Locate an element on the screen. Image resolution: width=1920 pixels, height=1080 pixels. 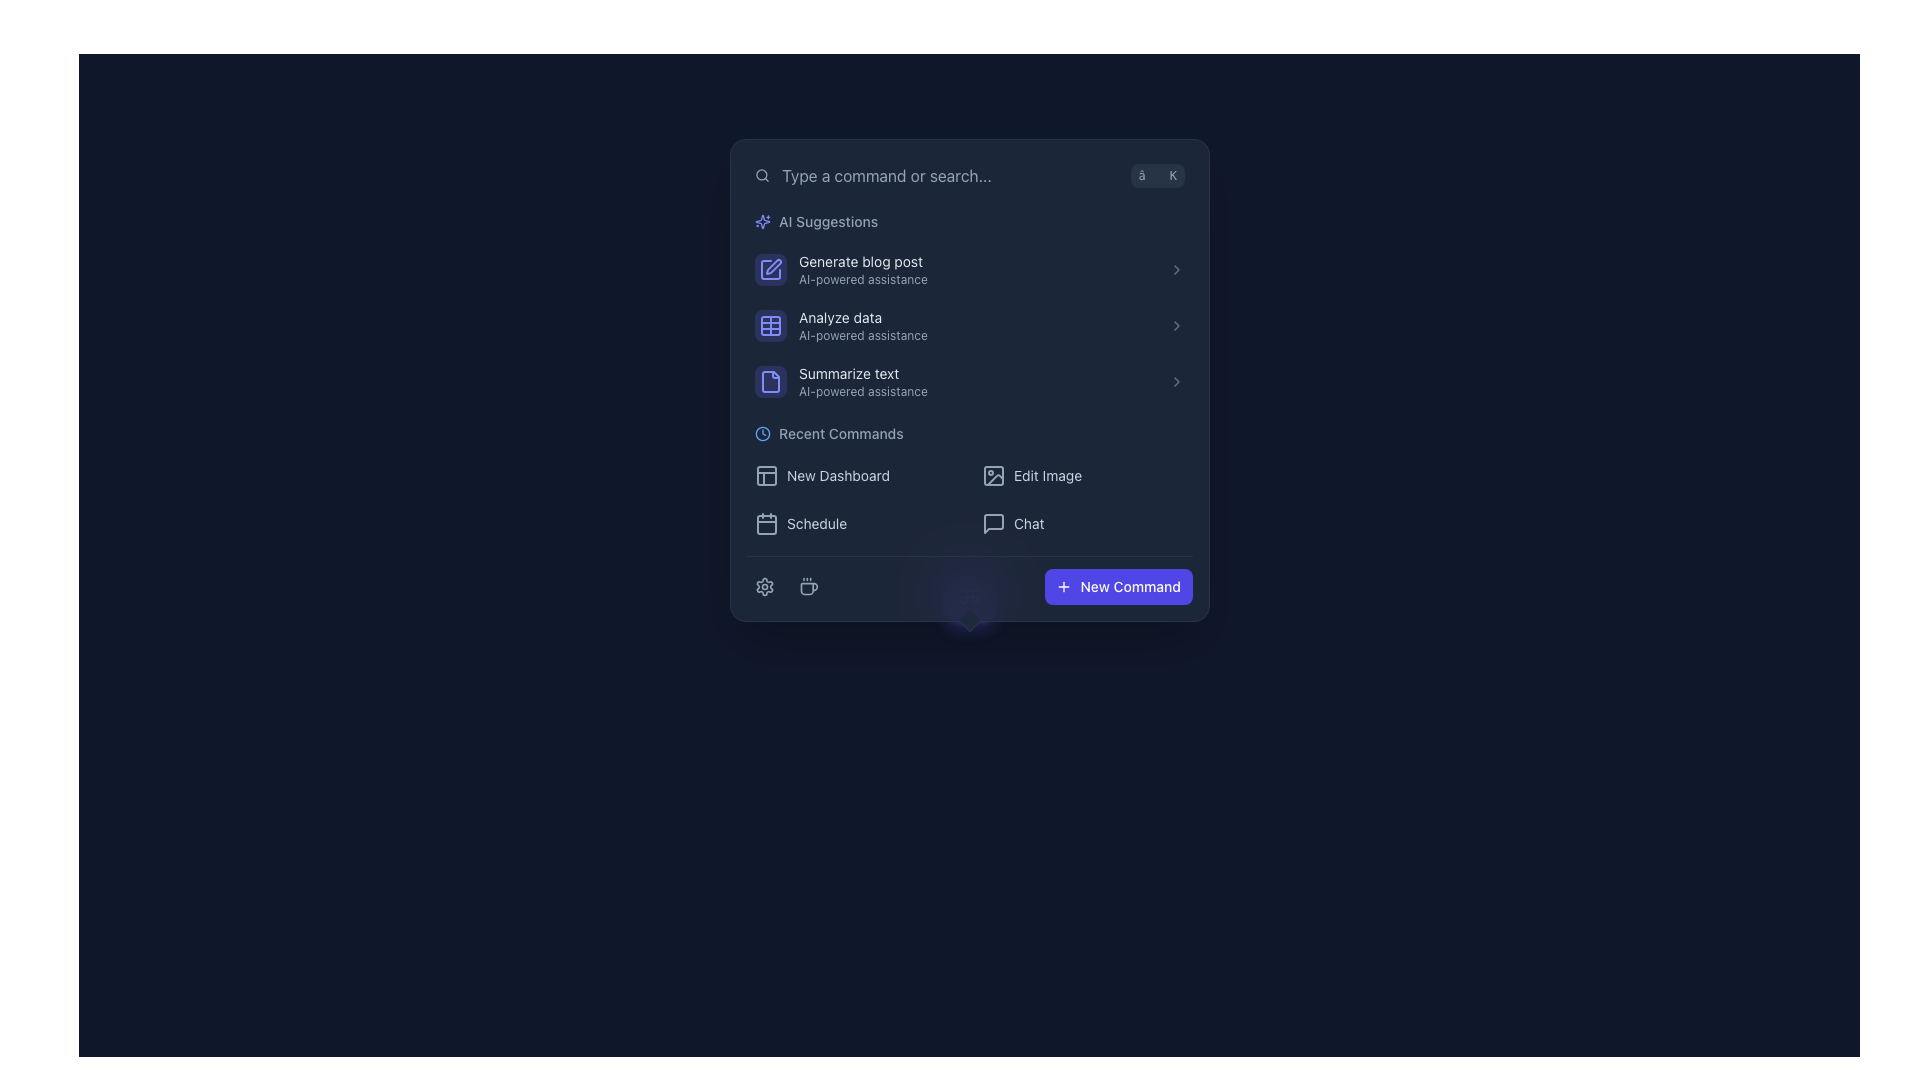
the Icon button which features a pen icon inside a square, located at the leftmost side of the 'Generate blog post' row is located at coordinates (769, 270).